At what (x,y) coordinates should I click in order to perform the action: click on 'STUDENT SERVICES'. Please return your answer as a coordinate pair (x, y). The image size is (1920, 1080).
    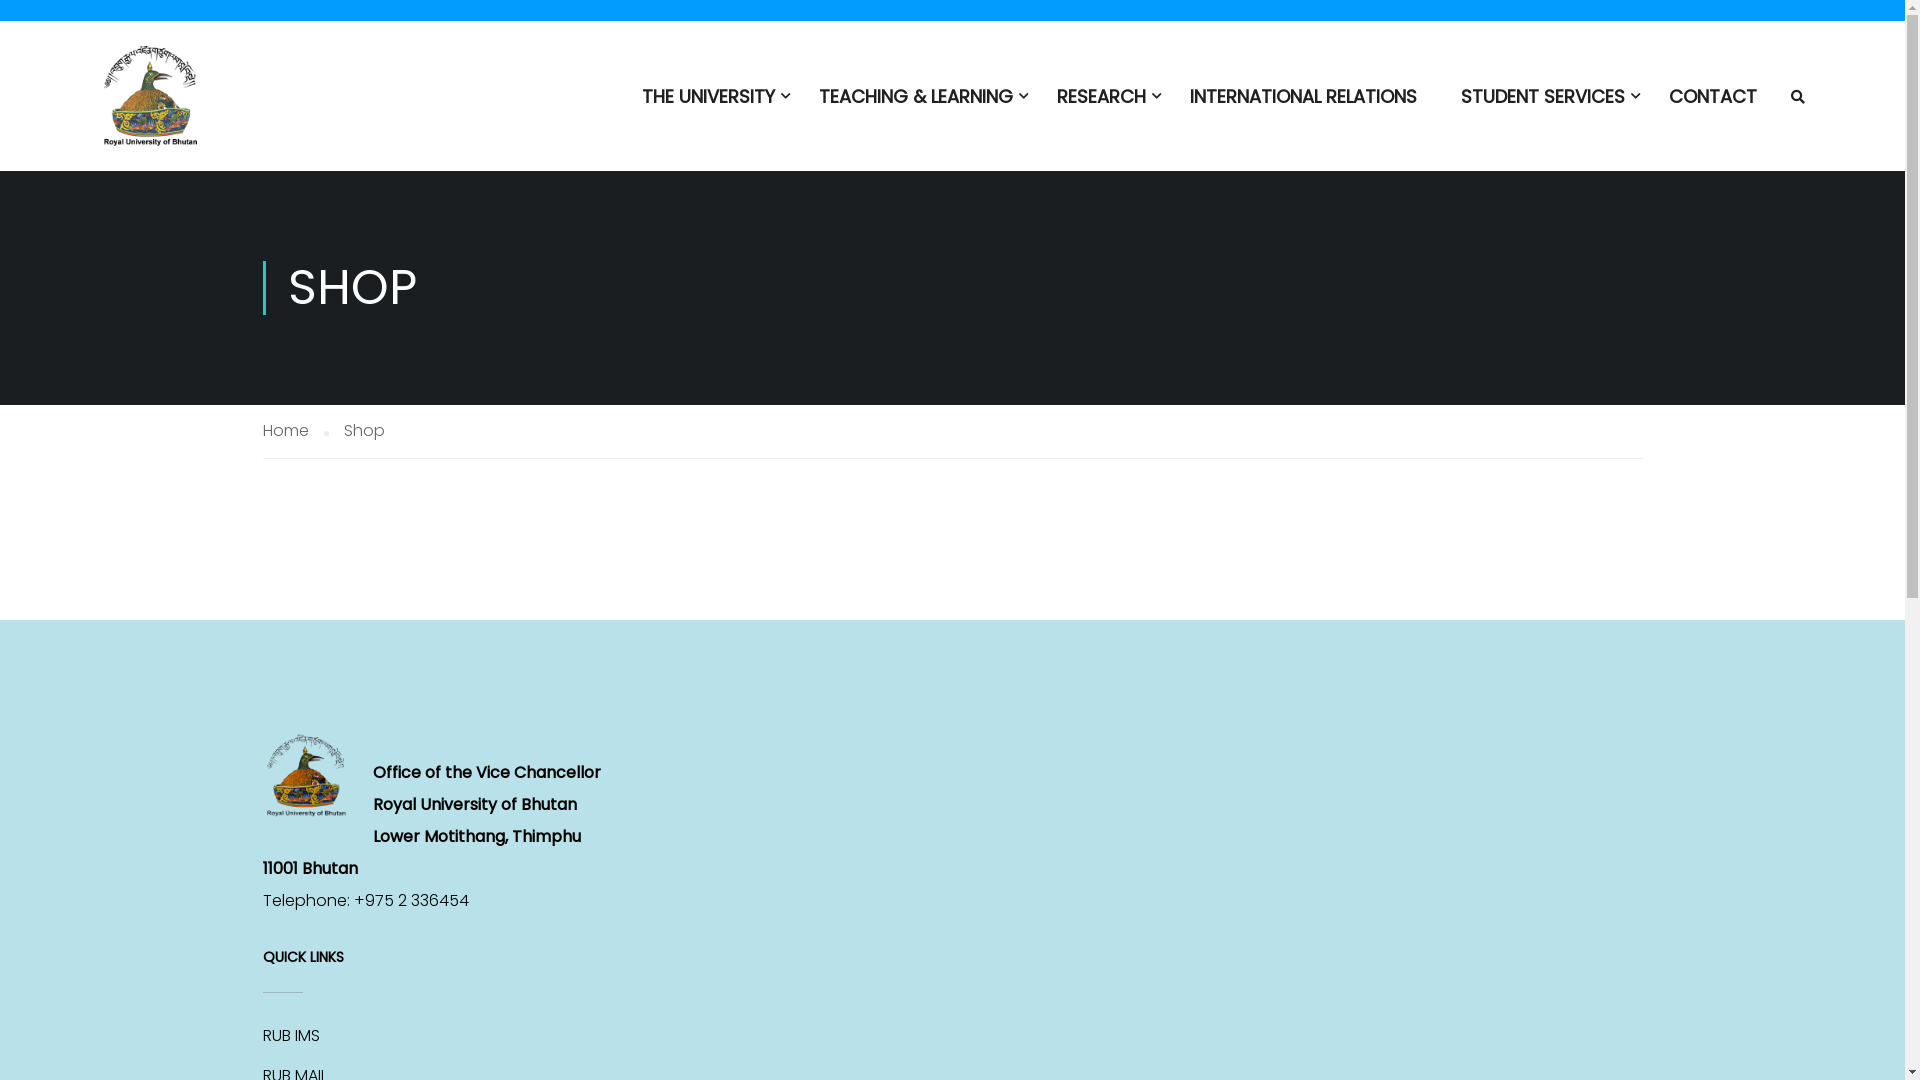
    Looking at the image, I should click on (1541, 105).